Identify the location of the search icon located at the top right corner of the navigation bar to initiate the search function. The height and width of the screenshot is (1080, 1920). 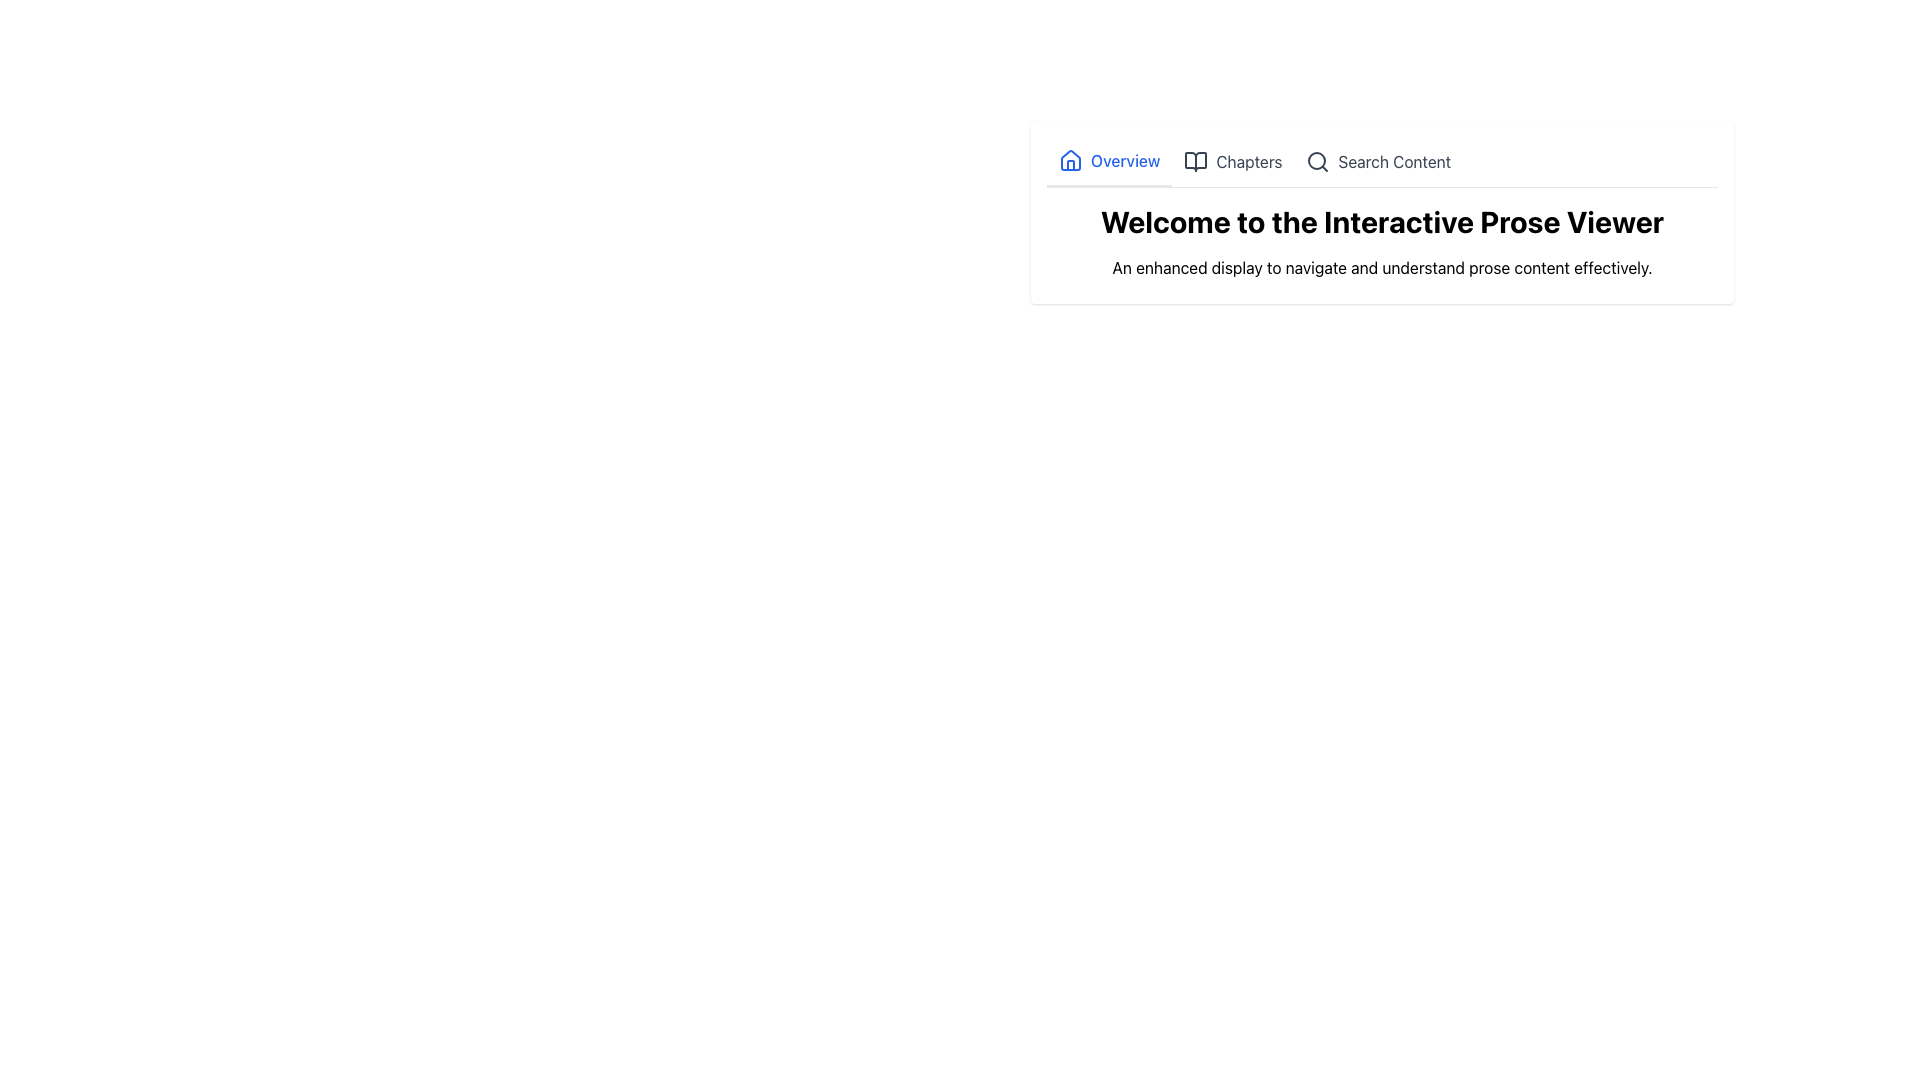
(1318, 161).